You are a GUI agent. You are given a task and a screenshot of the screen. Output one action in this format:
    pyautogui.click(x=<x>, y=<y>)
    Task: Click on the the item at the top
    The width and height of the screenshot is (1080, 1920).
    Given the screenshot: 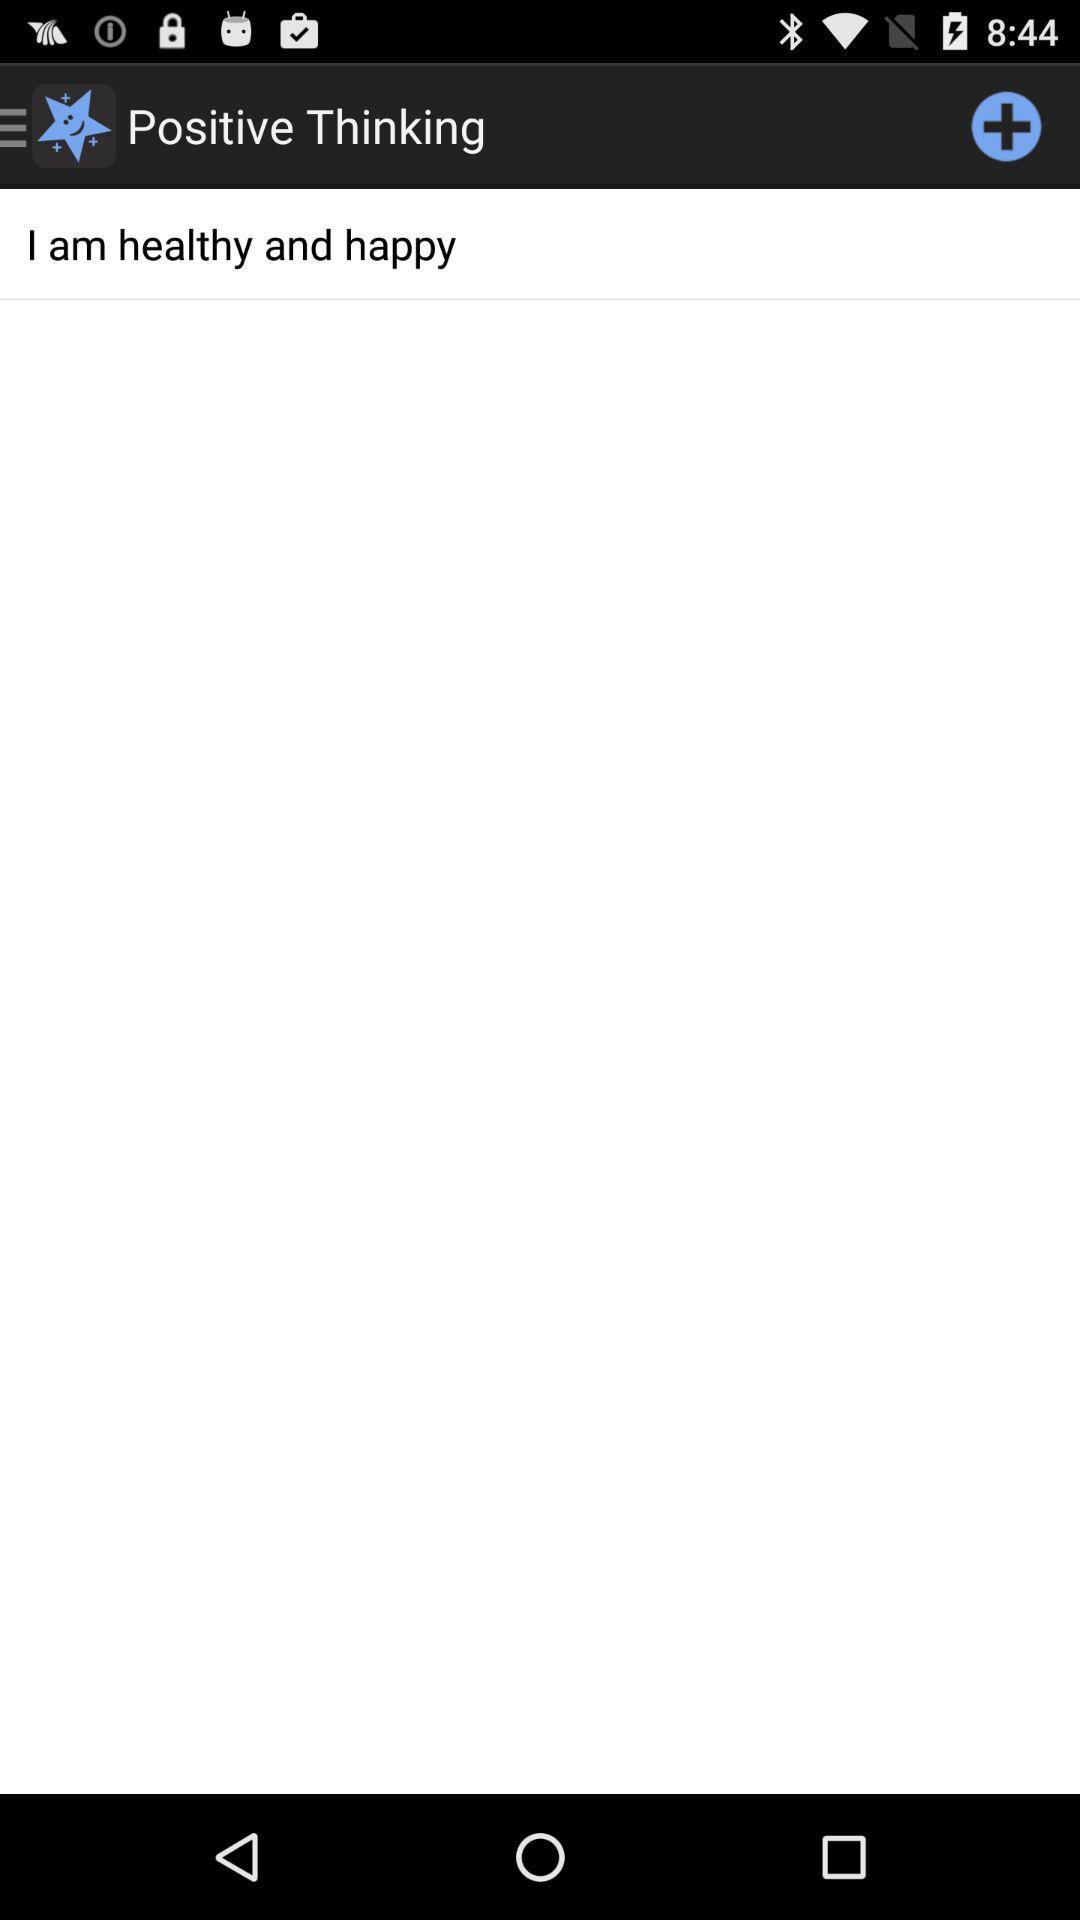 What is the action you would take?
    pyautogui.click(x=540, y=242)
    